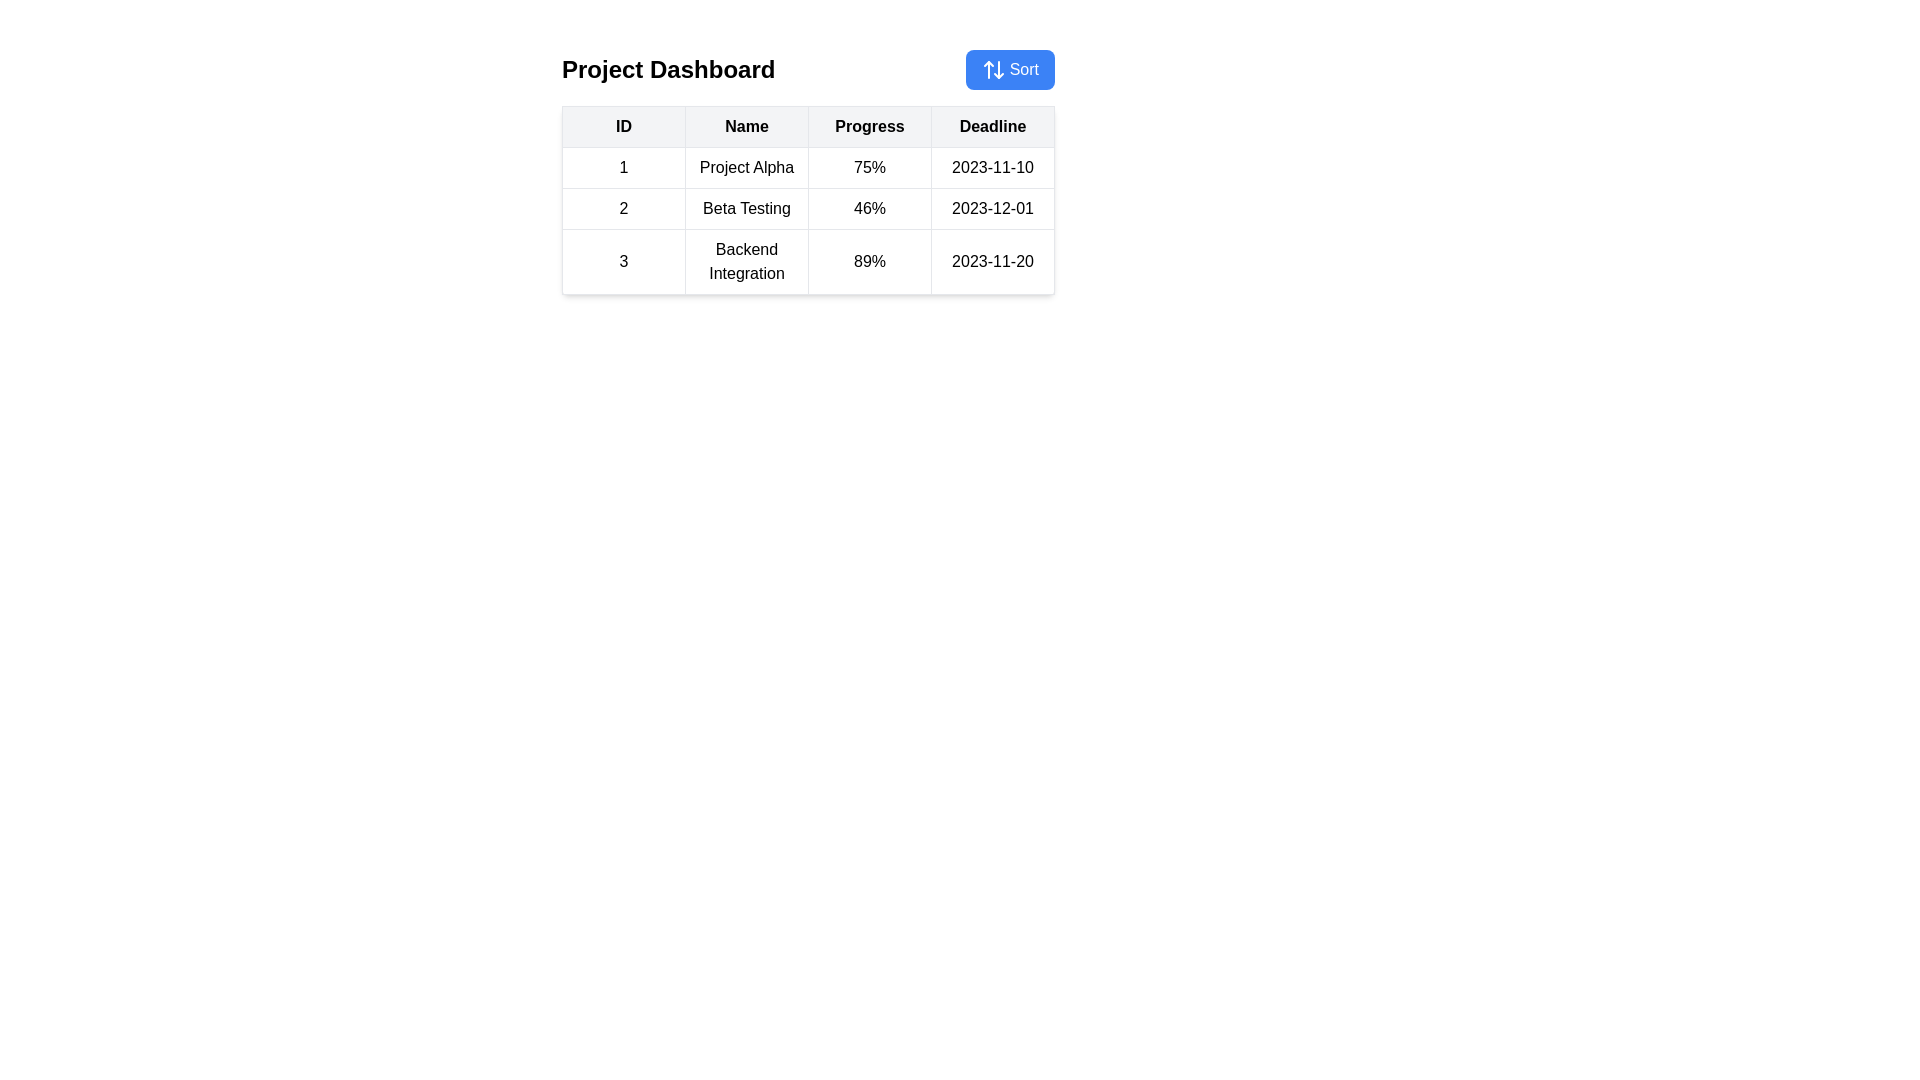  What do you see at coordinates (808, 200) in the screenshot?
I see `the progress percentage cell indicating 46% completion for the 'Beta Testing' project located in the 'Project Dashboard' section, under the 'Sort' button, specifically in the second row of the table under the 'Progress' column` at bounding box center [808, 200].